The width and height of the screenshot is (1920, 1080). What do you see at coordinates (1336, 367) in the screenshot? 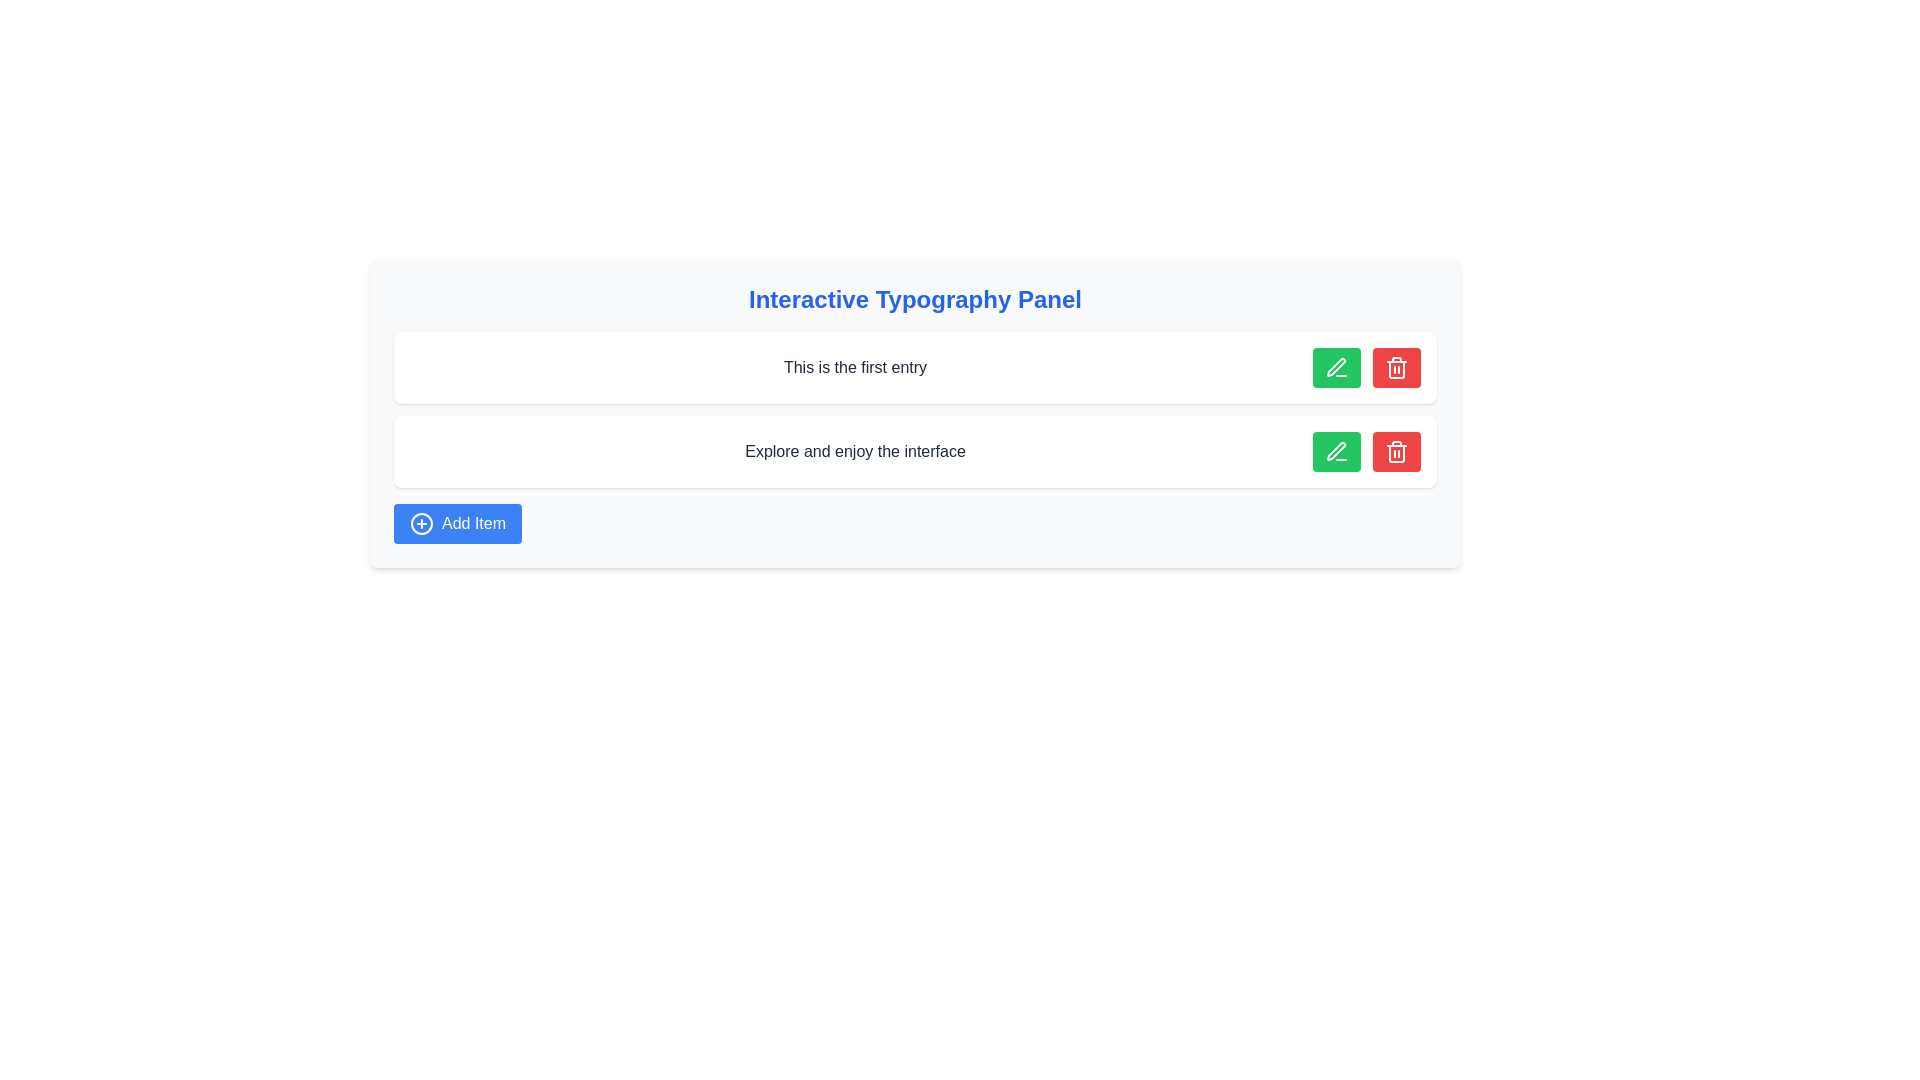
I see `the pen-shaped icon within the green editing button located to the right of the text line 'This is the first entry'` at bounding box center [1336, 367].